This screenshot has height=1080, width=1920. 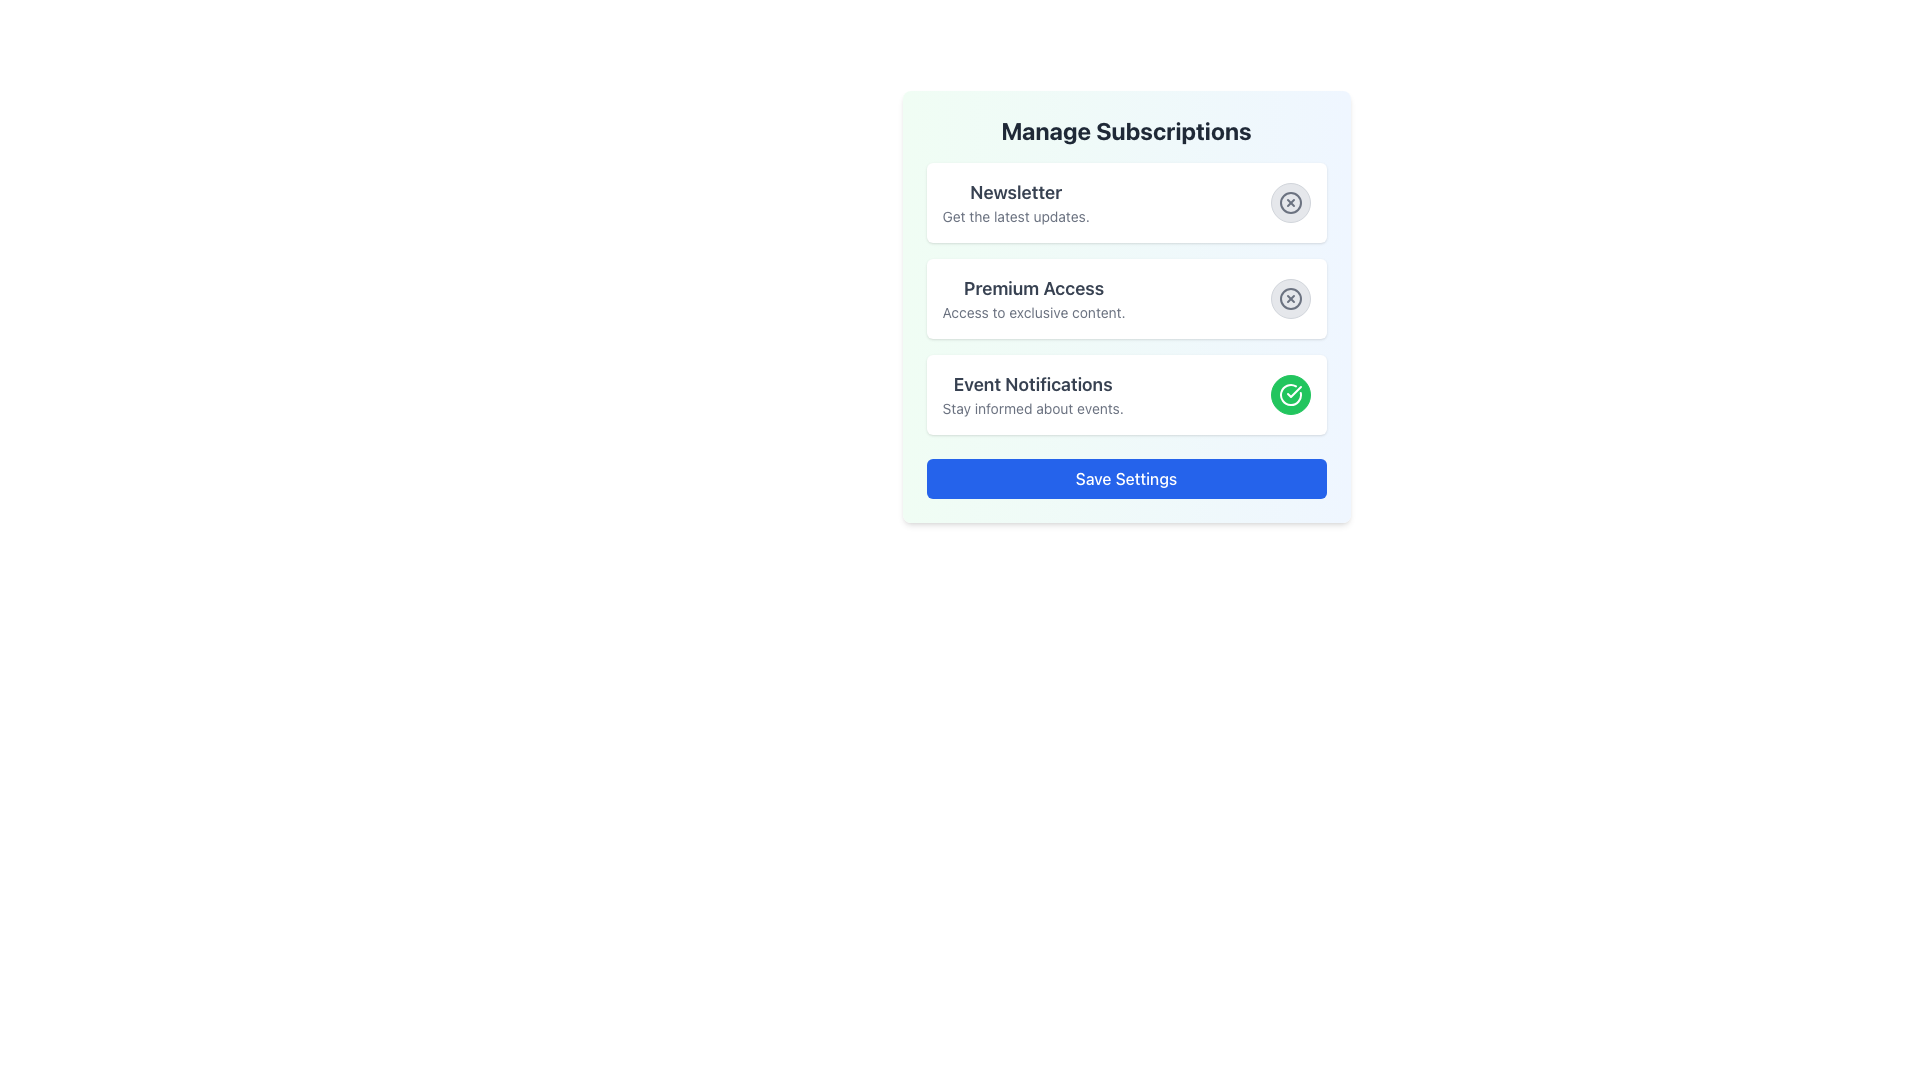 I want to click on the circular button with an 'X' icon located at the upper-right corner of the 'Newsletter' subscription card in the 'Manage Subscriptions' list, so click(x=1290, y=203).